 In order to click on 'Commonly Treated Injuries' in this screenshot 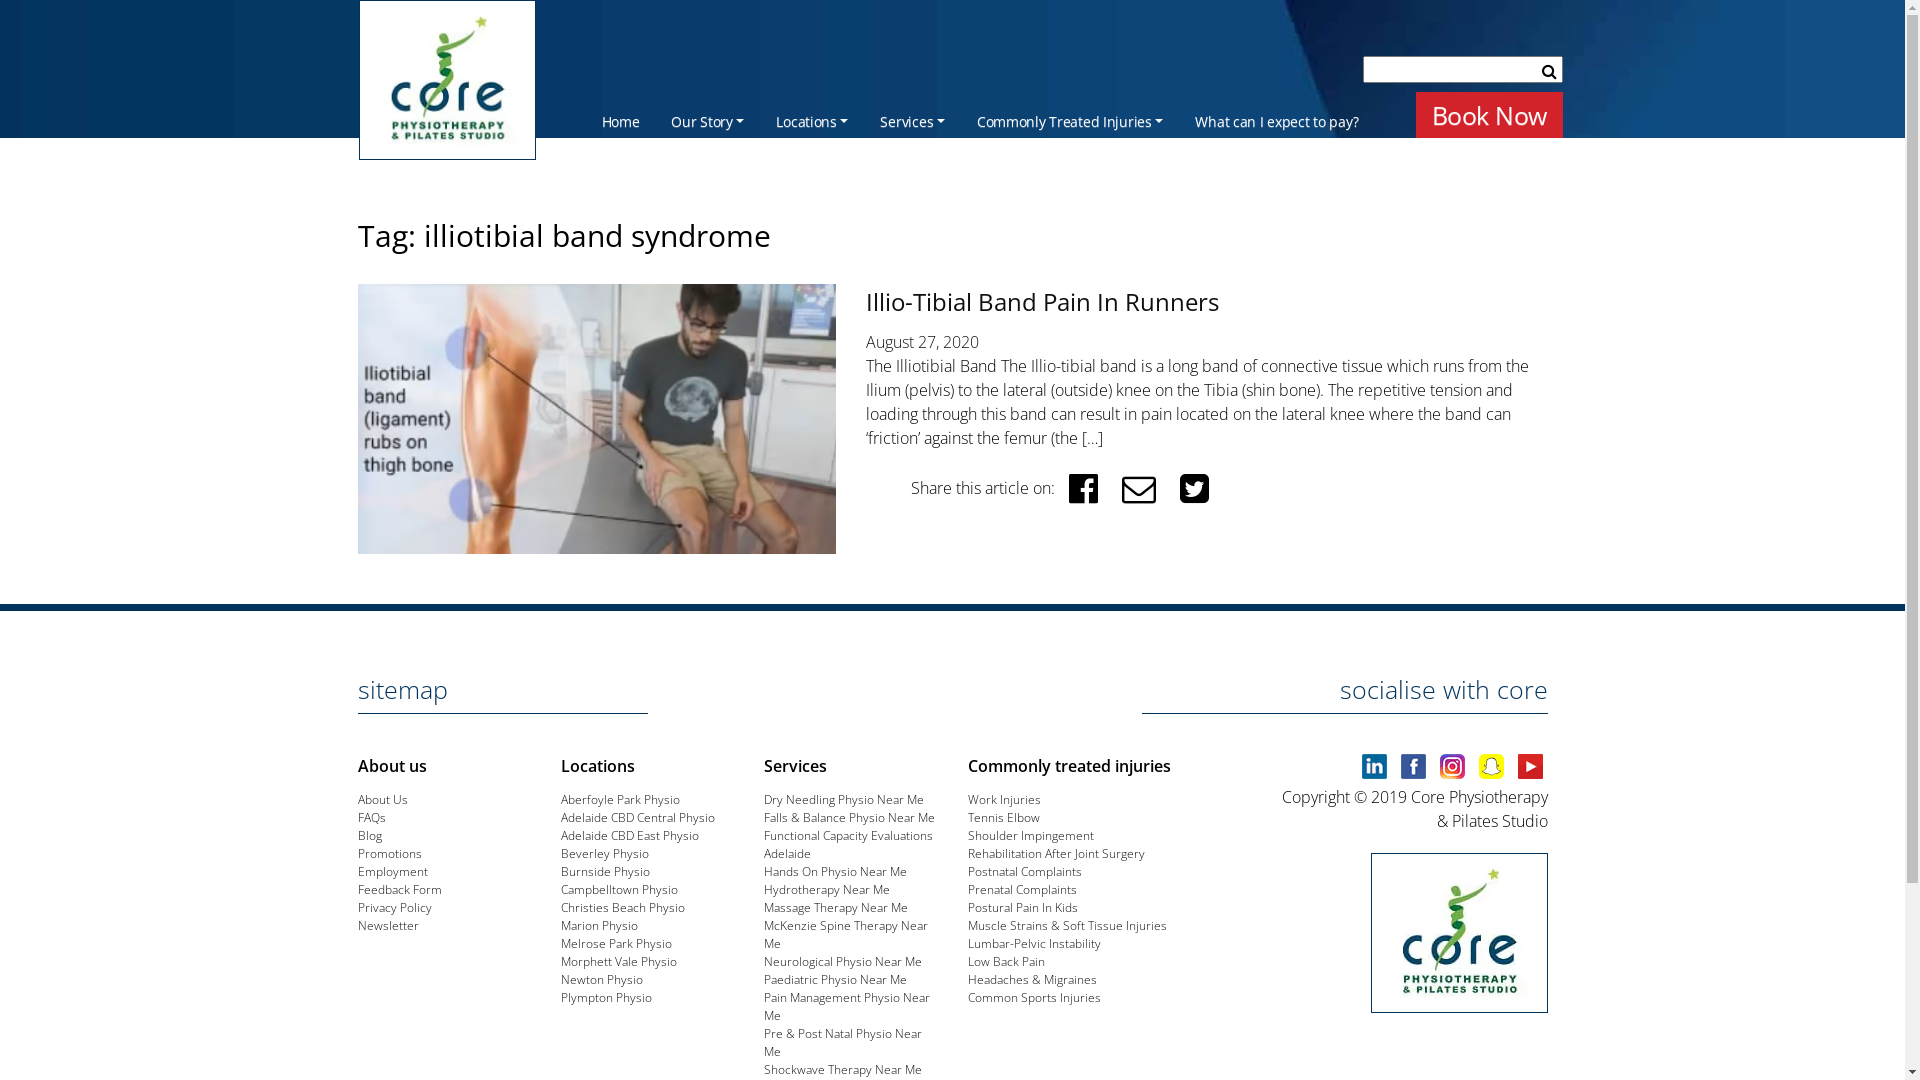, I will do `click(960, 120)`.